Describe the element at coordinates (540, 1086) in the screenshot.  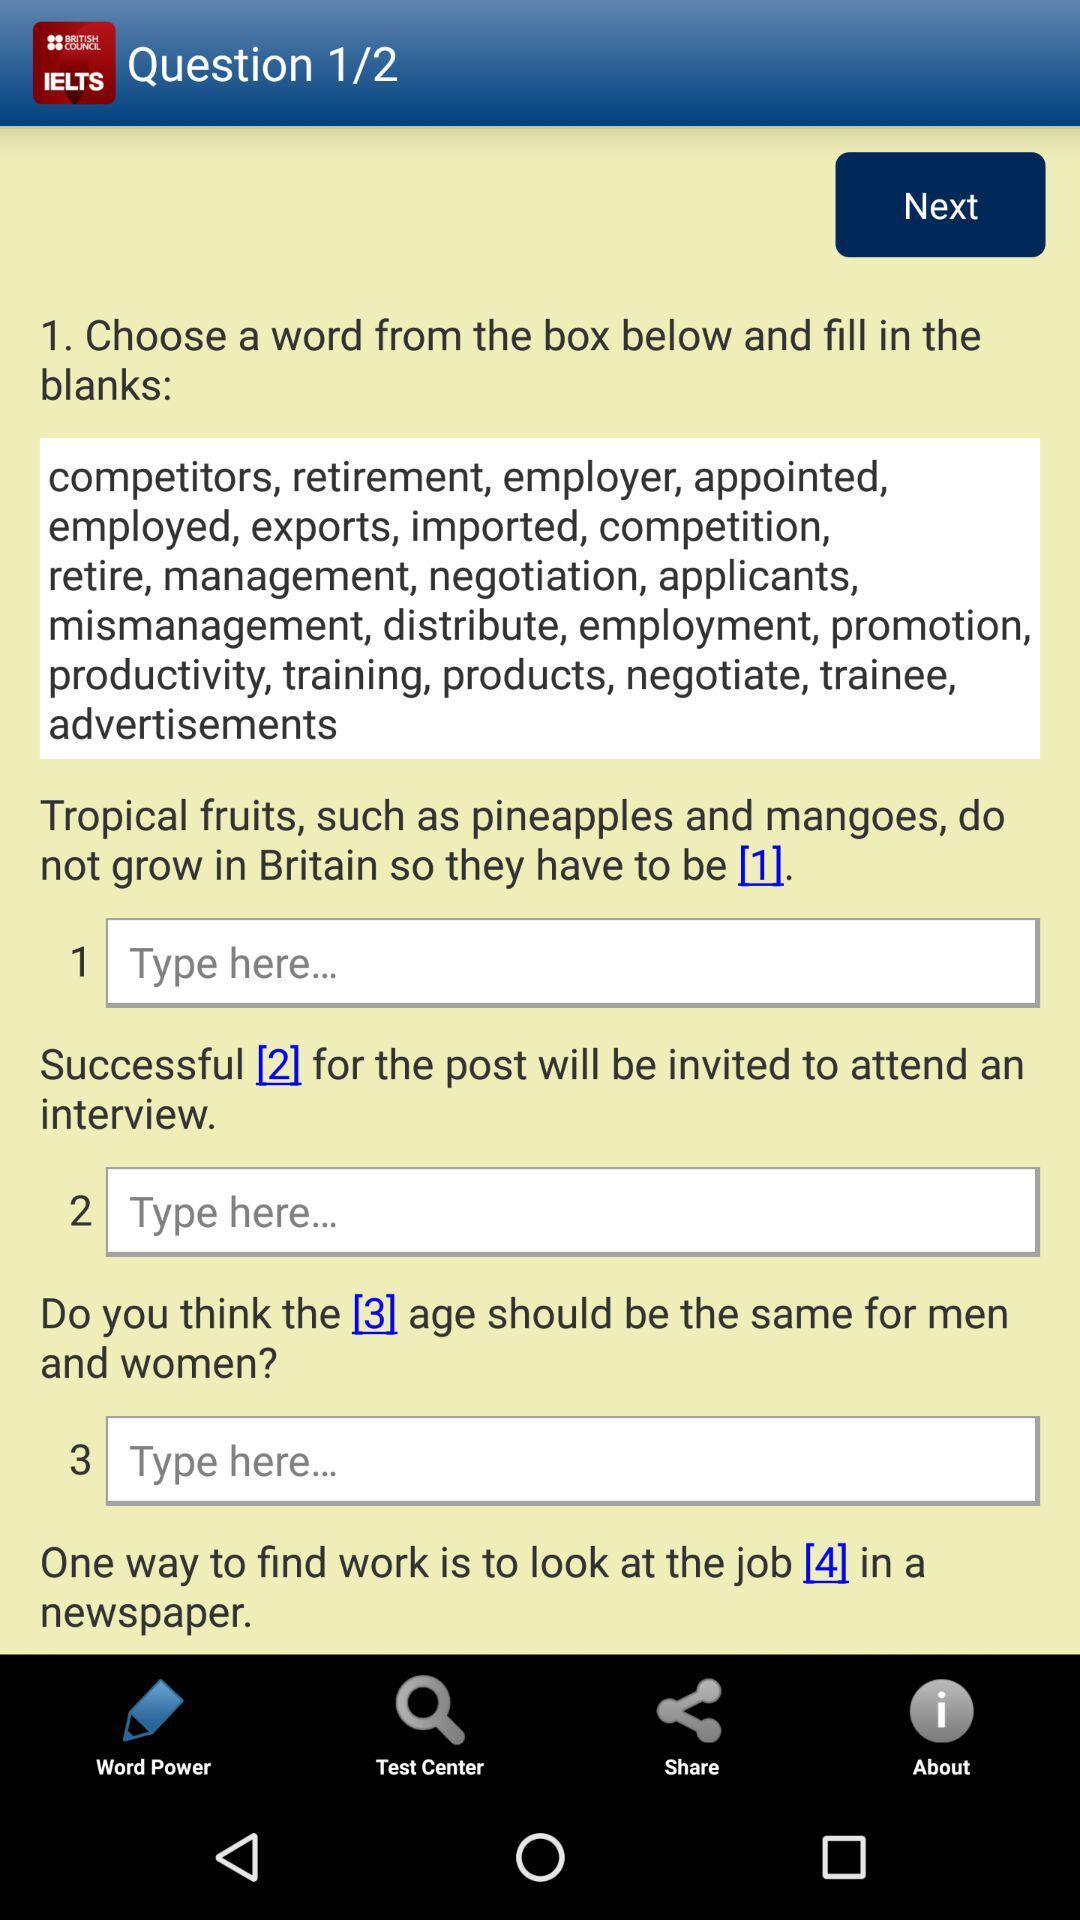
I see `item above 2` at that location.